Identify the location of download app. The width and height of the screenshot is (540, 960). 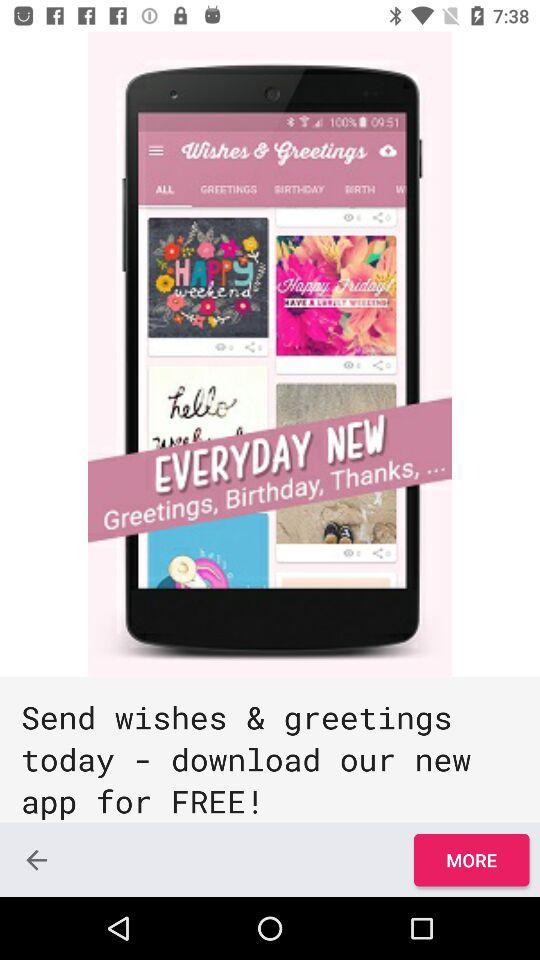
(270, 354).